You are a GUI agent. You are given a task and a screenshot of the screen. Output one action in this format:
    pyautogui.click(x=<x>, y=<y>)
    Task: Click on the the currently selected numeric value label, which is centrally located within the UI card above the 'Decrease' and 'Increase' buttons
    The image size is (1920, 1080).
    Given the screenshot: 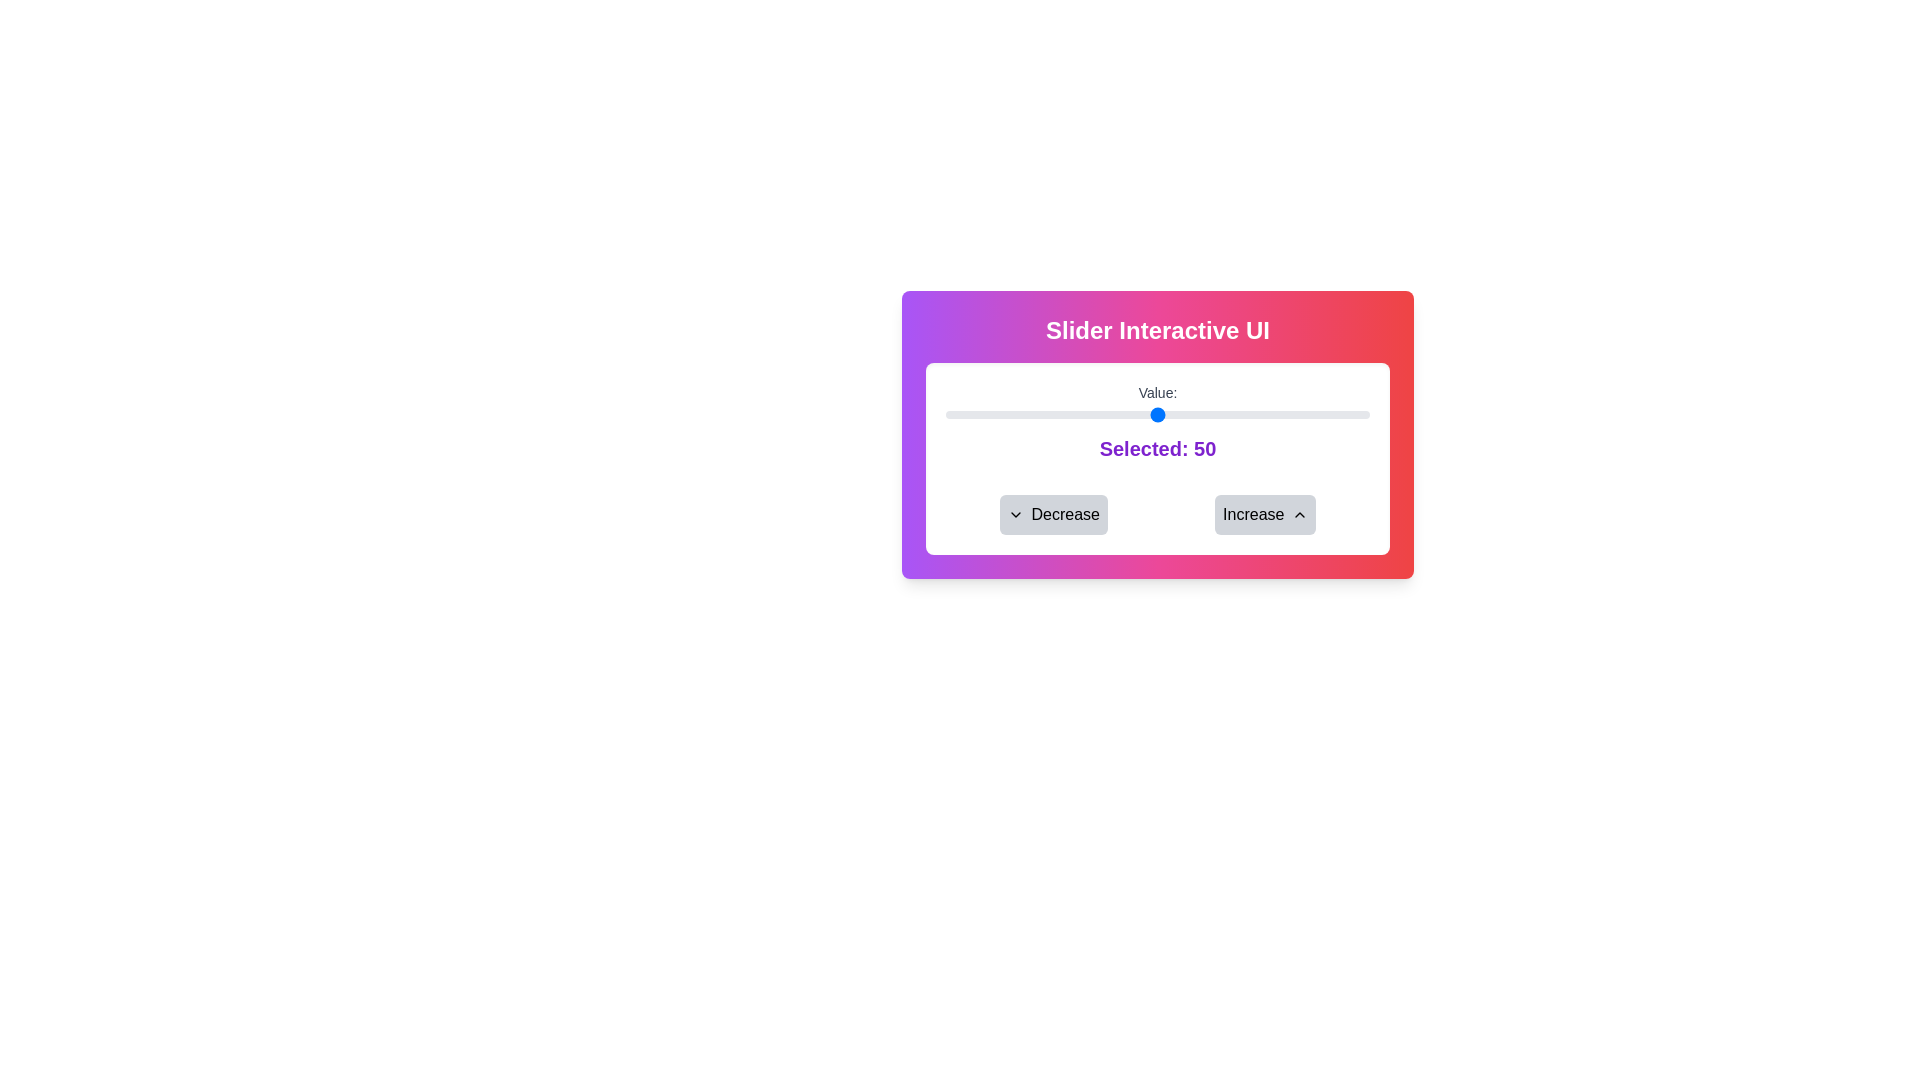 What is the action you would take?
    pyautogui.click(x=1204, y=447)
    